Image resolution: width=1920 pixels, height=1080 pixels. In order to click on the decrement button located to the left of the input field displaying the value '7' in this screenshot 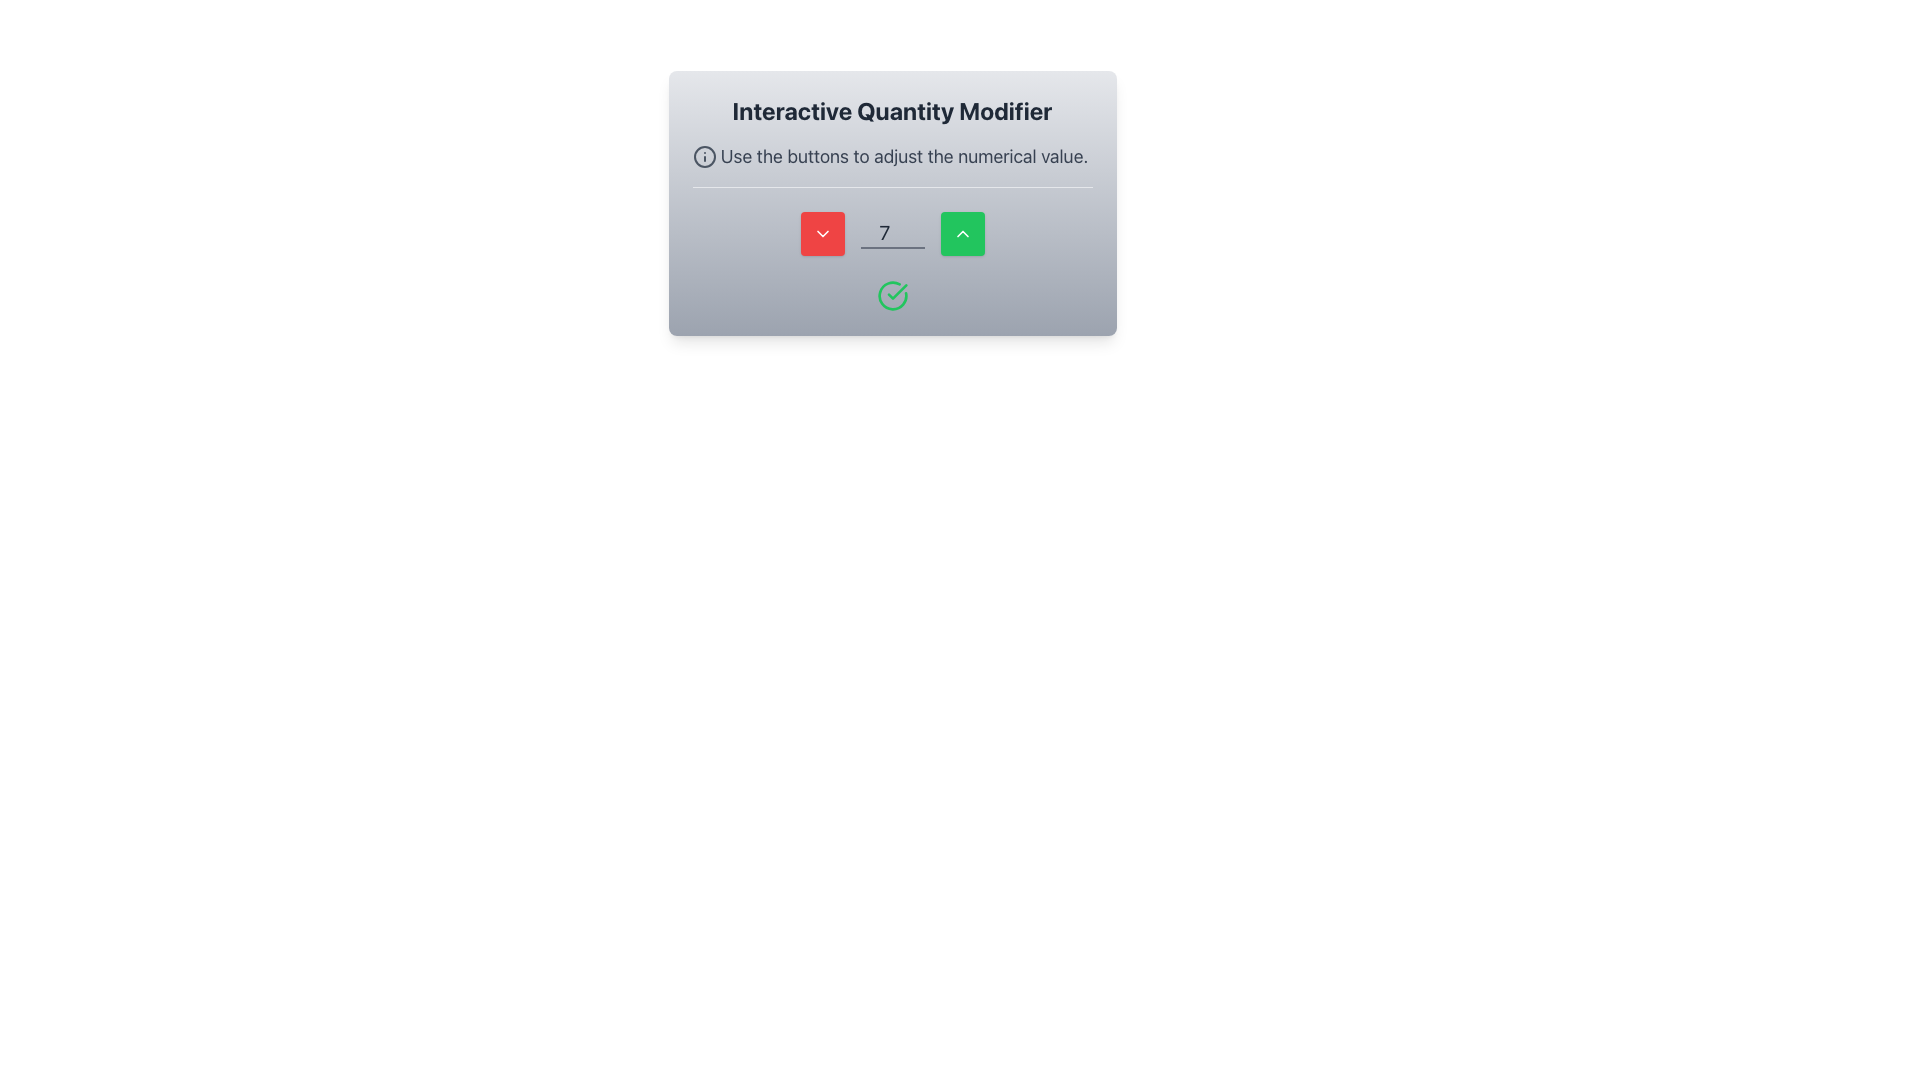, I will do `click(822, 233)`.